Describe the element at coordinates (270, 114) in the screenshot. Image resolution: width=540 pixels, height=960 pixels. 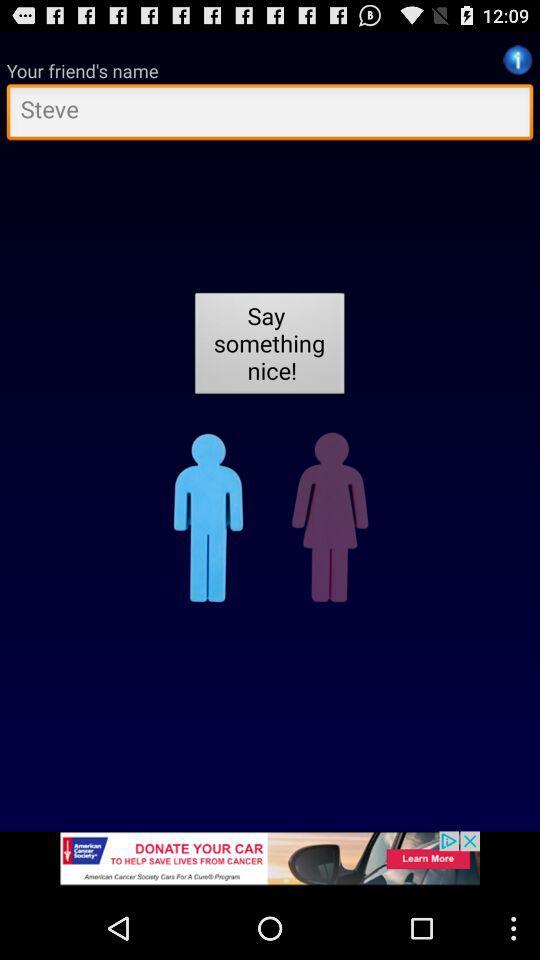
I see `a search bar` at that location.